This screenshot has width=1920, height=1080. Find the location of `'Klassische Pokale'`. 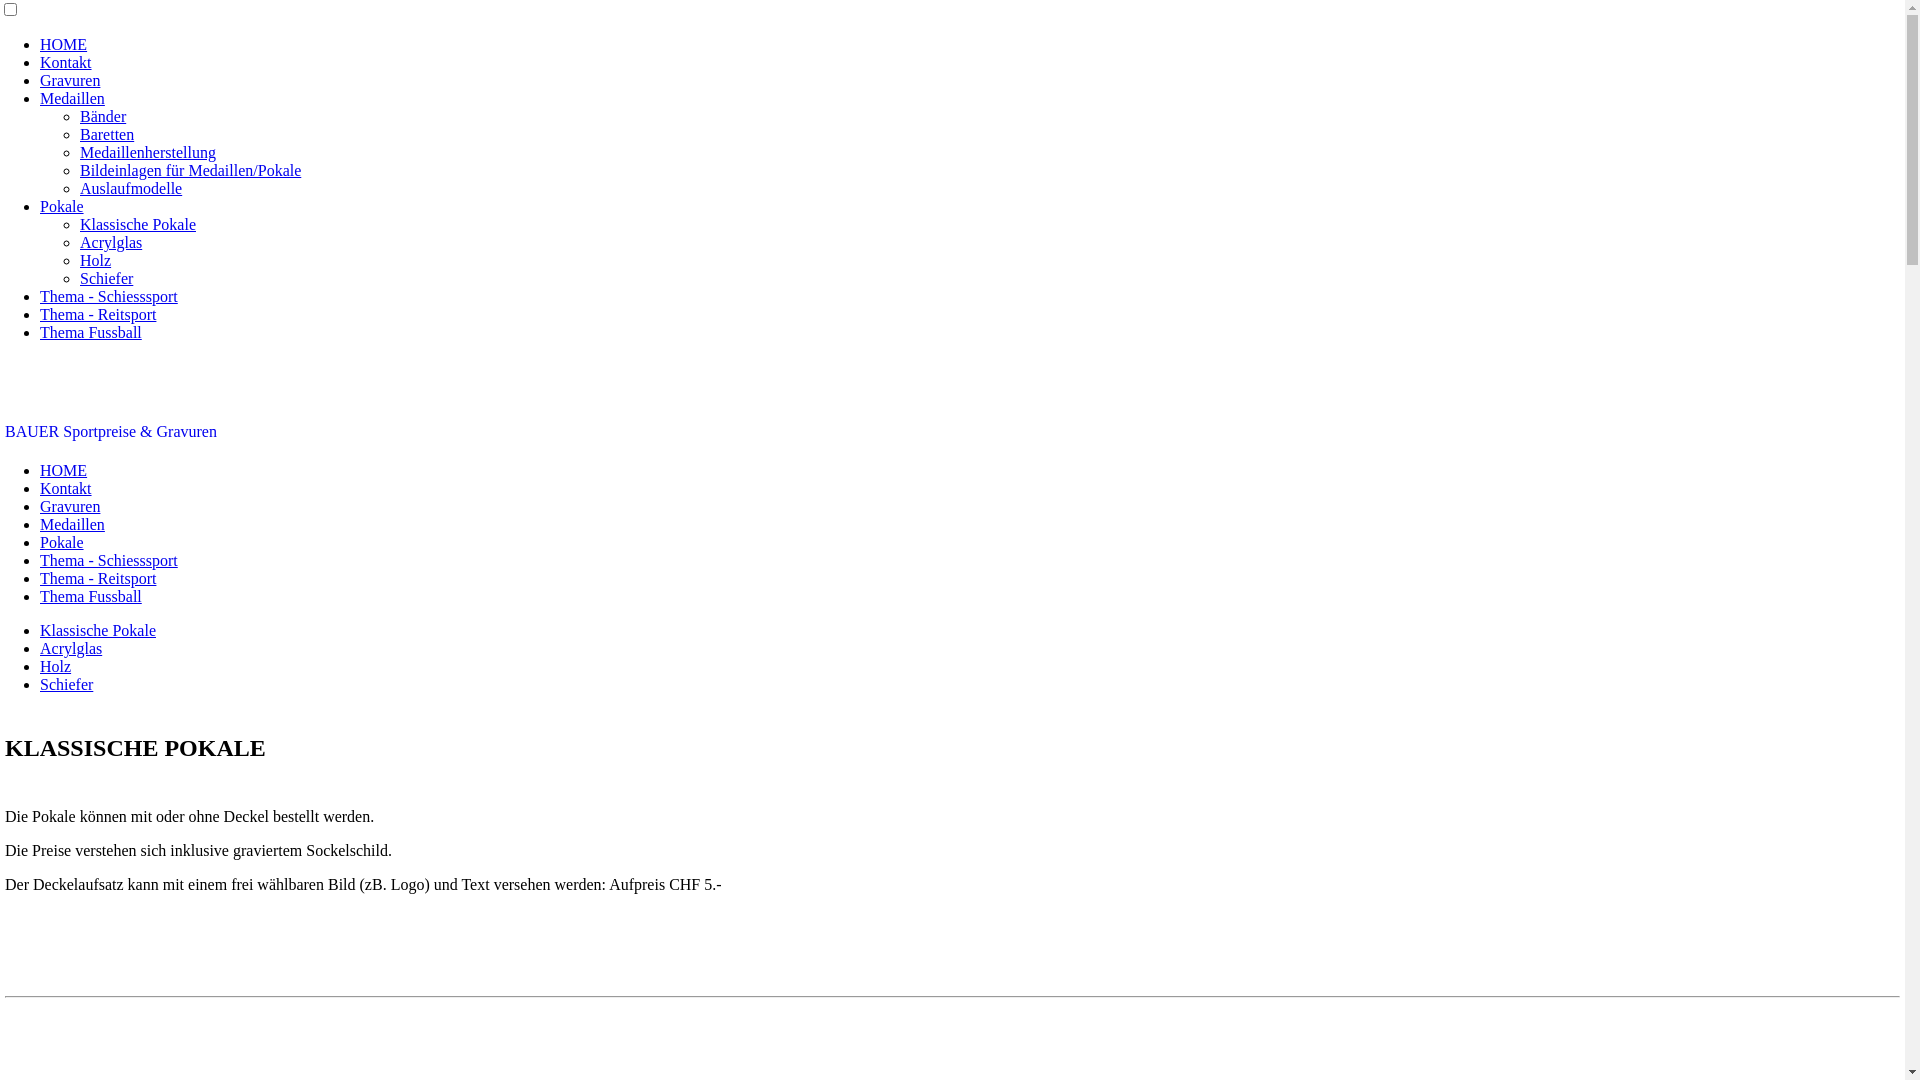

'Klassische Pokale' is located at coordinates (137, 224).